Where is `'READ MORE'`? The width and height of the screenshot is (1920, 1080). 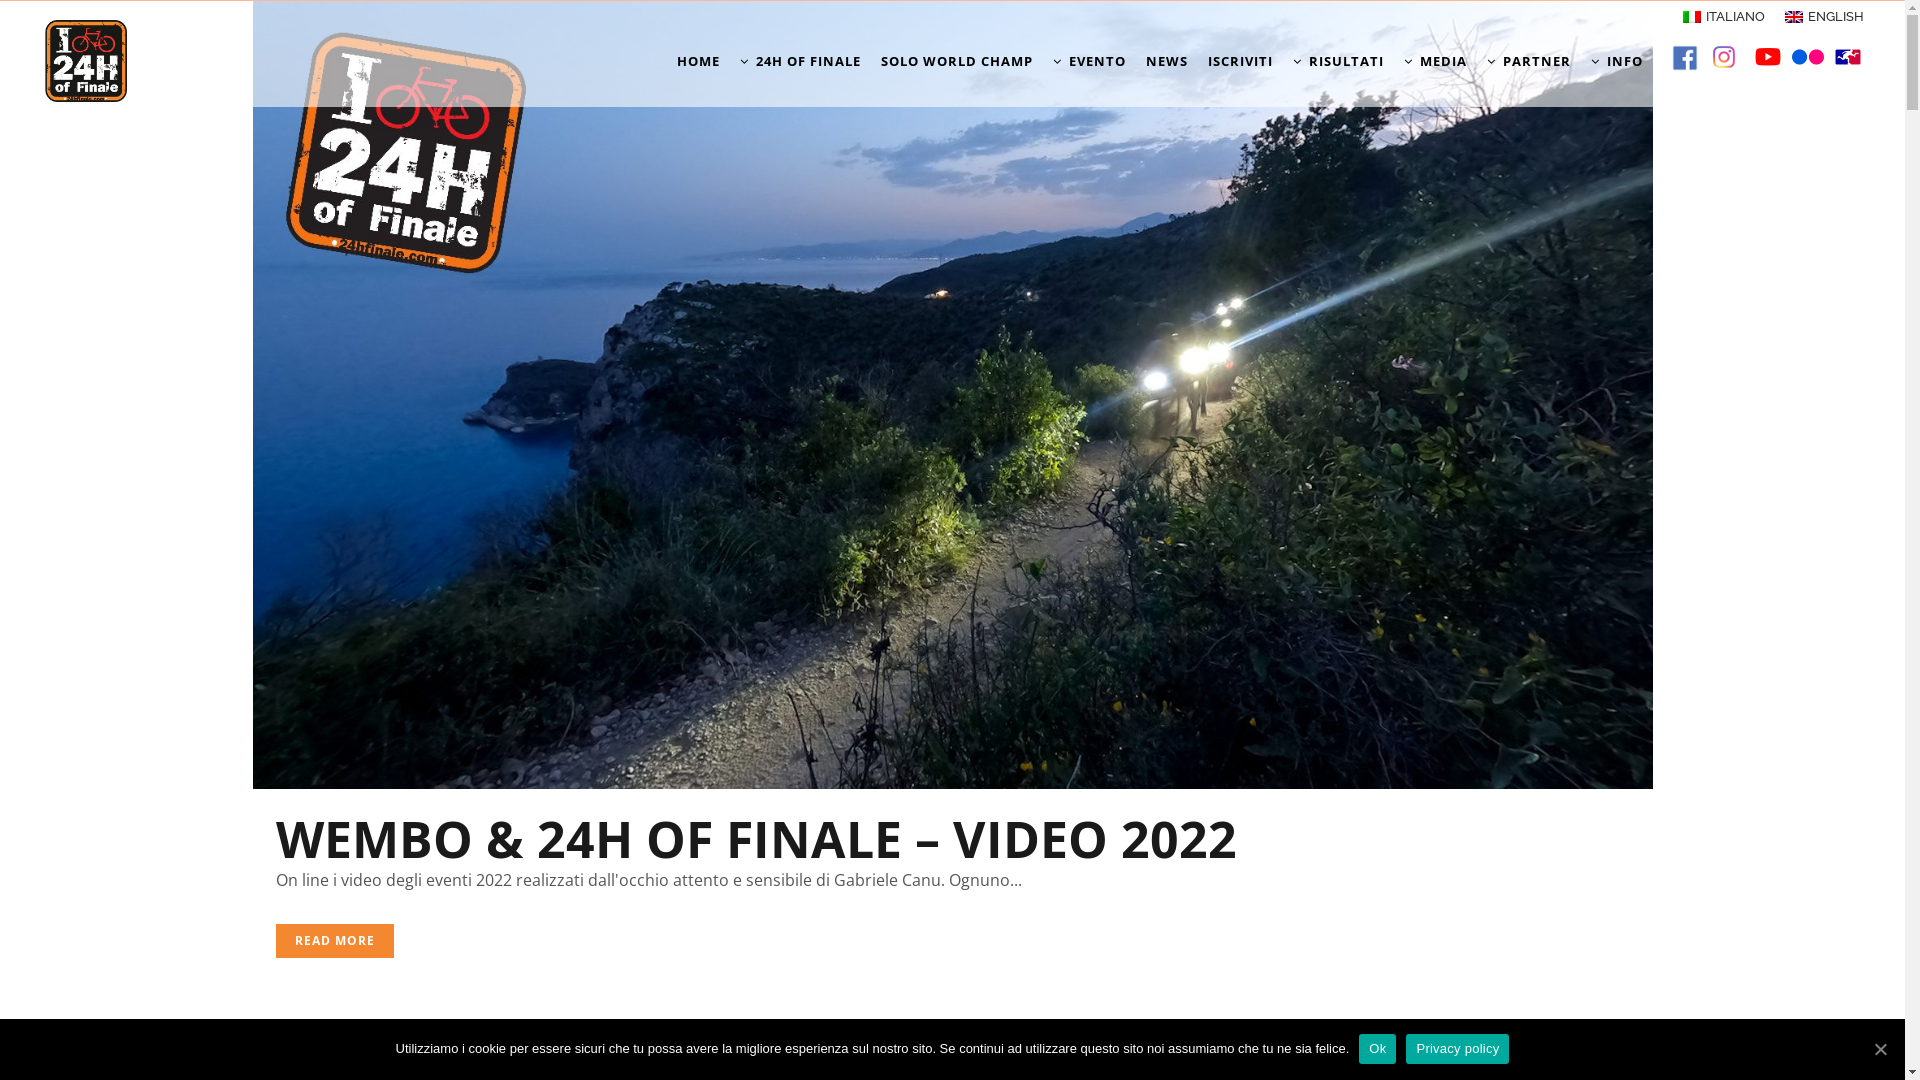 'READ MORE' is located at coordinates (335, 941).